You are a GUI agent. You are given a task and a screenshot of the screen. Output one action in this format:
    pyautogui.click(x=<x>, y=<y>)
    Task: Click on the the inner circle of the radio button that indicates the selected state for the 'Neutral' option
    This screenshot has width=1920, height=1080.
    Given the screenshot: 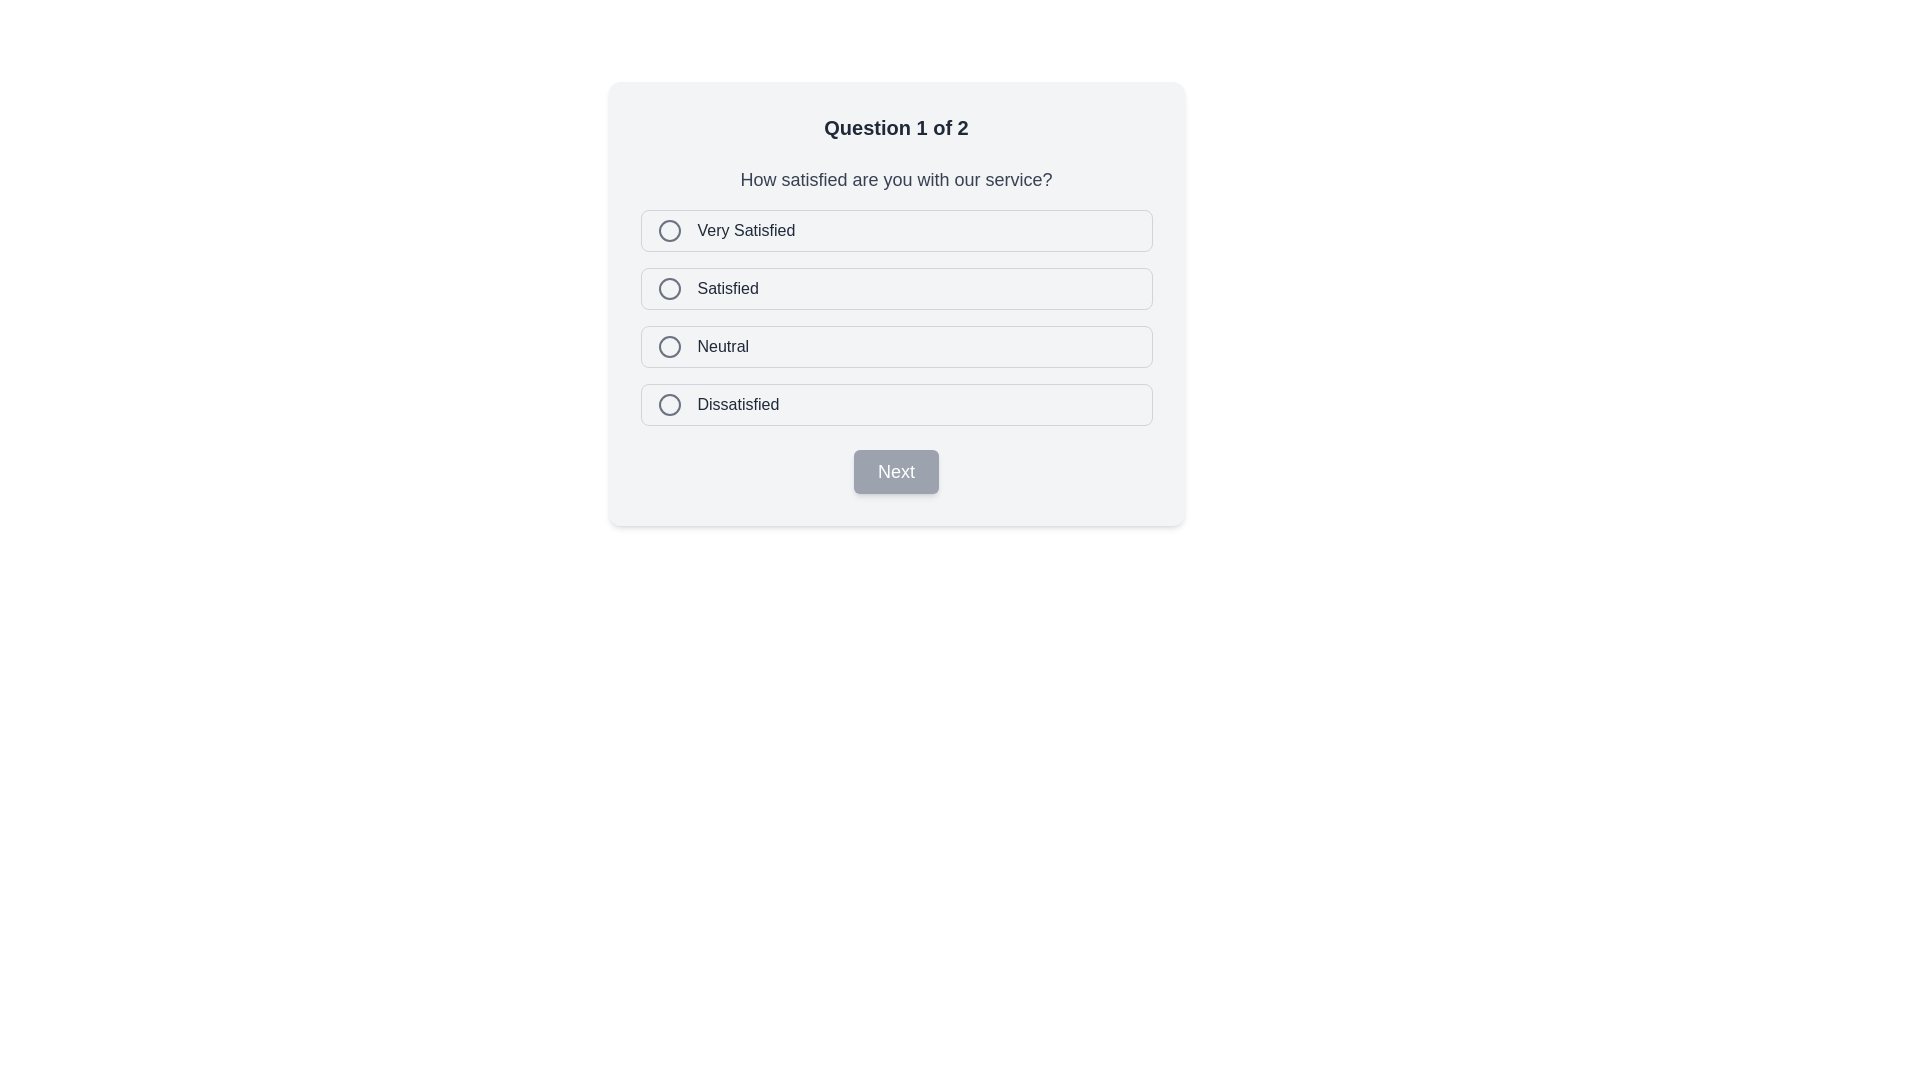 What is the action you would take?
    pyautogui.click(x=669, y=346)
    